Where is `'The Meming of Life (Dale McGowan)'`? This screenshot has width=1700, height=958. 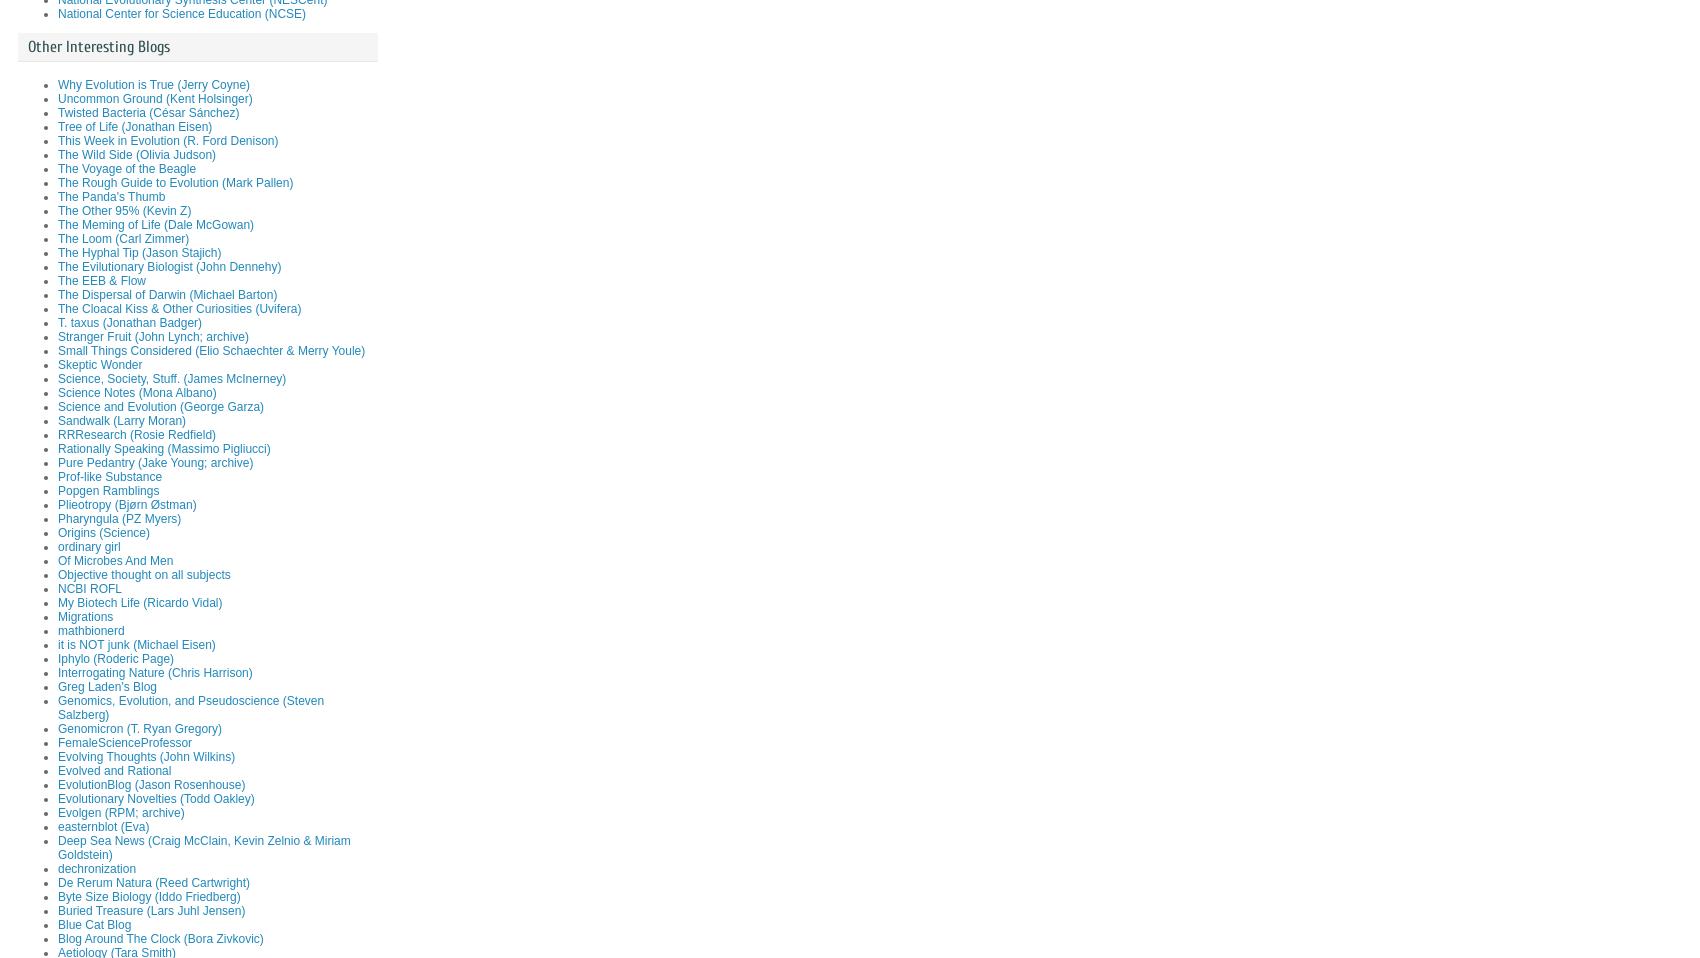 'The Meming of Life (Dale McGowan)' is located at coordinates (155, 224).